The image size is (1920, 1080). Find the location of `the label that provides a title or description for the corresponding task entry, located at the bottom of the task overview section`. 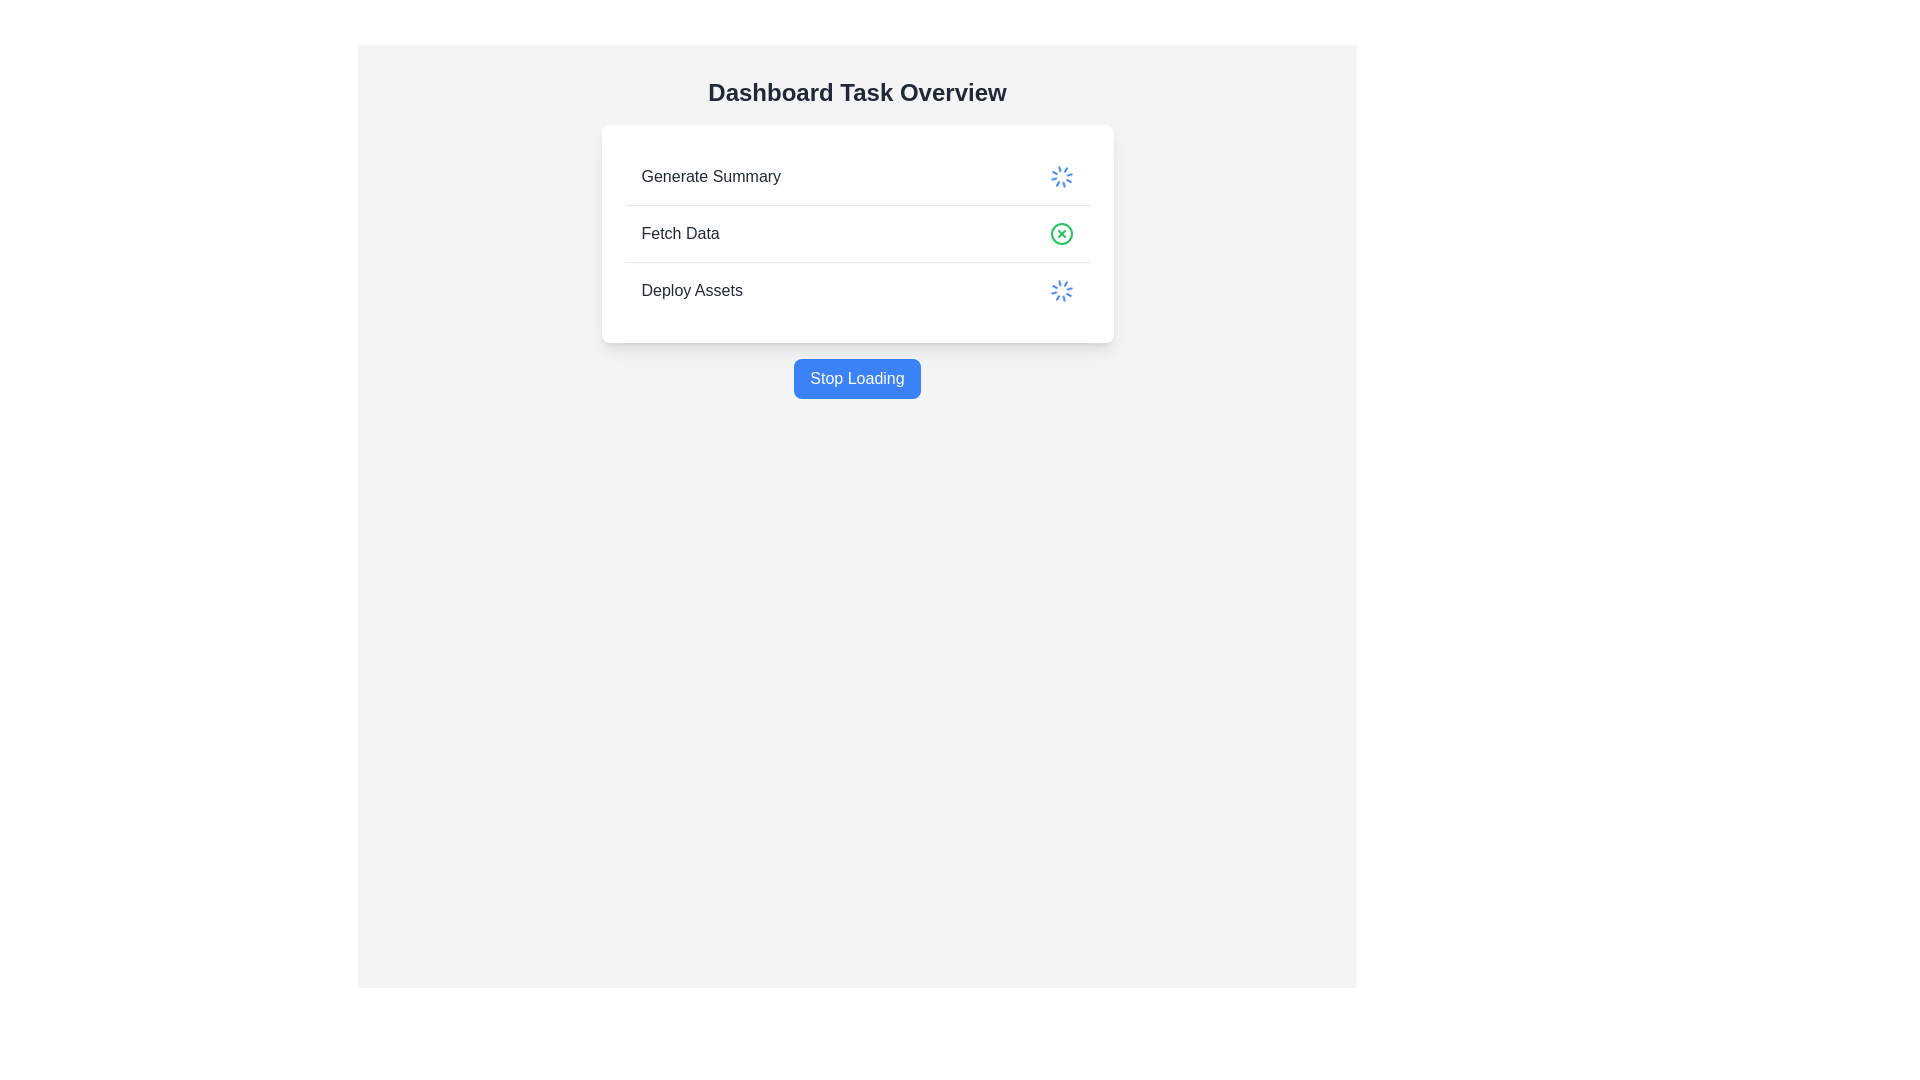

the label that provides a title or description for the corresponding task entry, located at the bottom of the task overview section is located at coordinates (692, 290).